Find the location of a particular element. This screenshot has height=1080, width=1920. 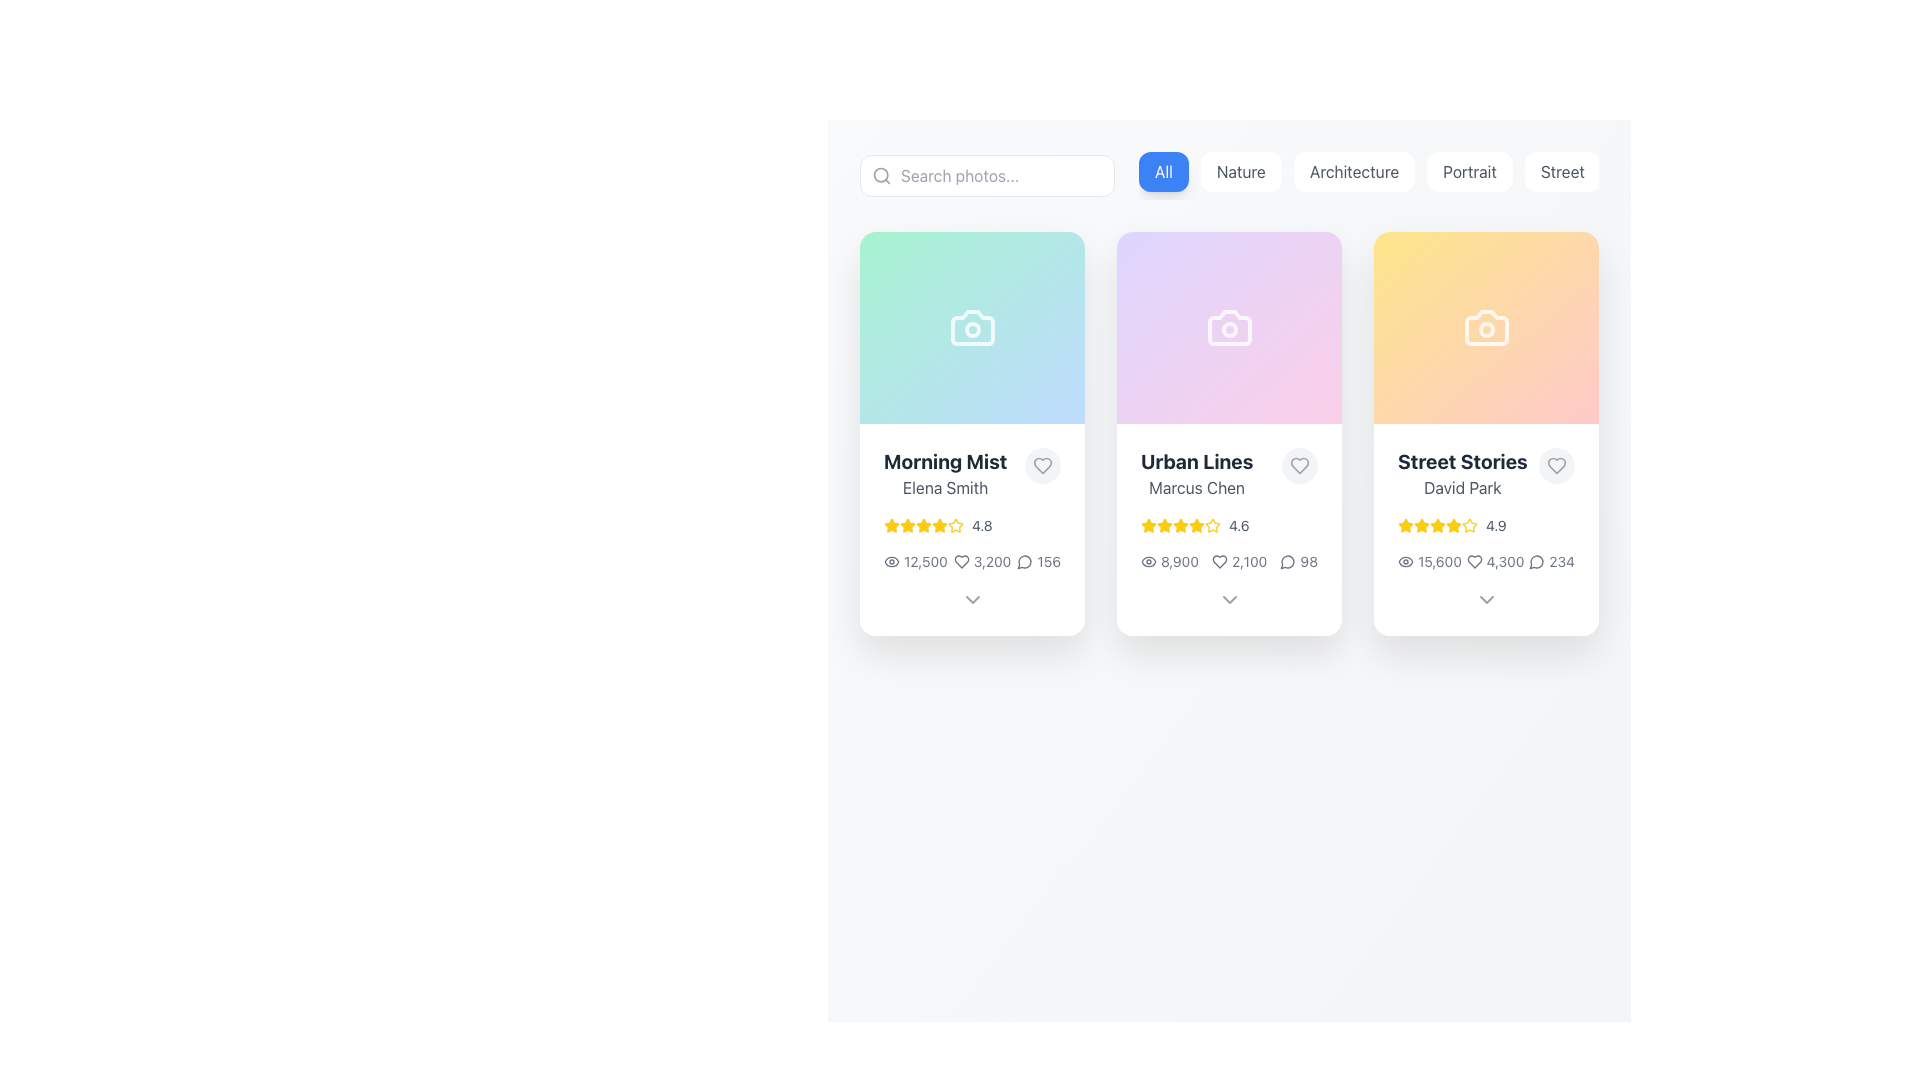

the 'Architecture' filter button located in the upper center of the interface, which is the third button from the left in the button group is located at coordinates (1354, 171).